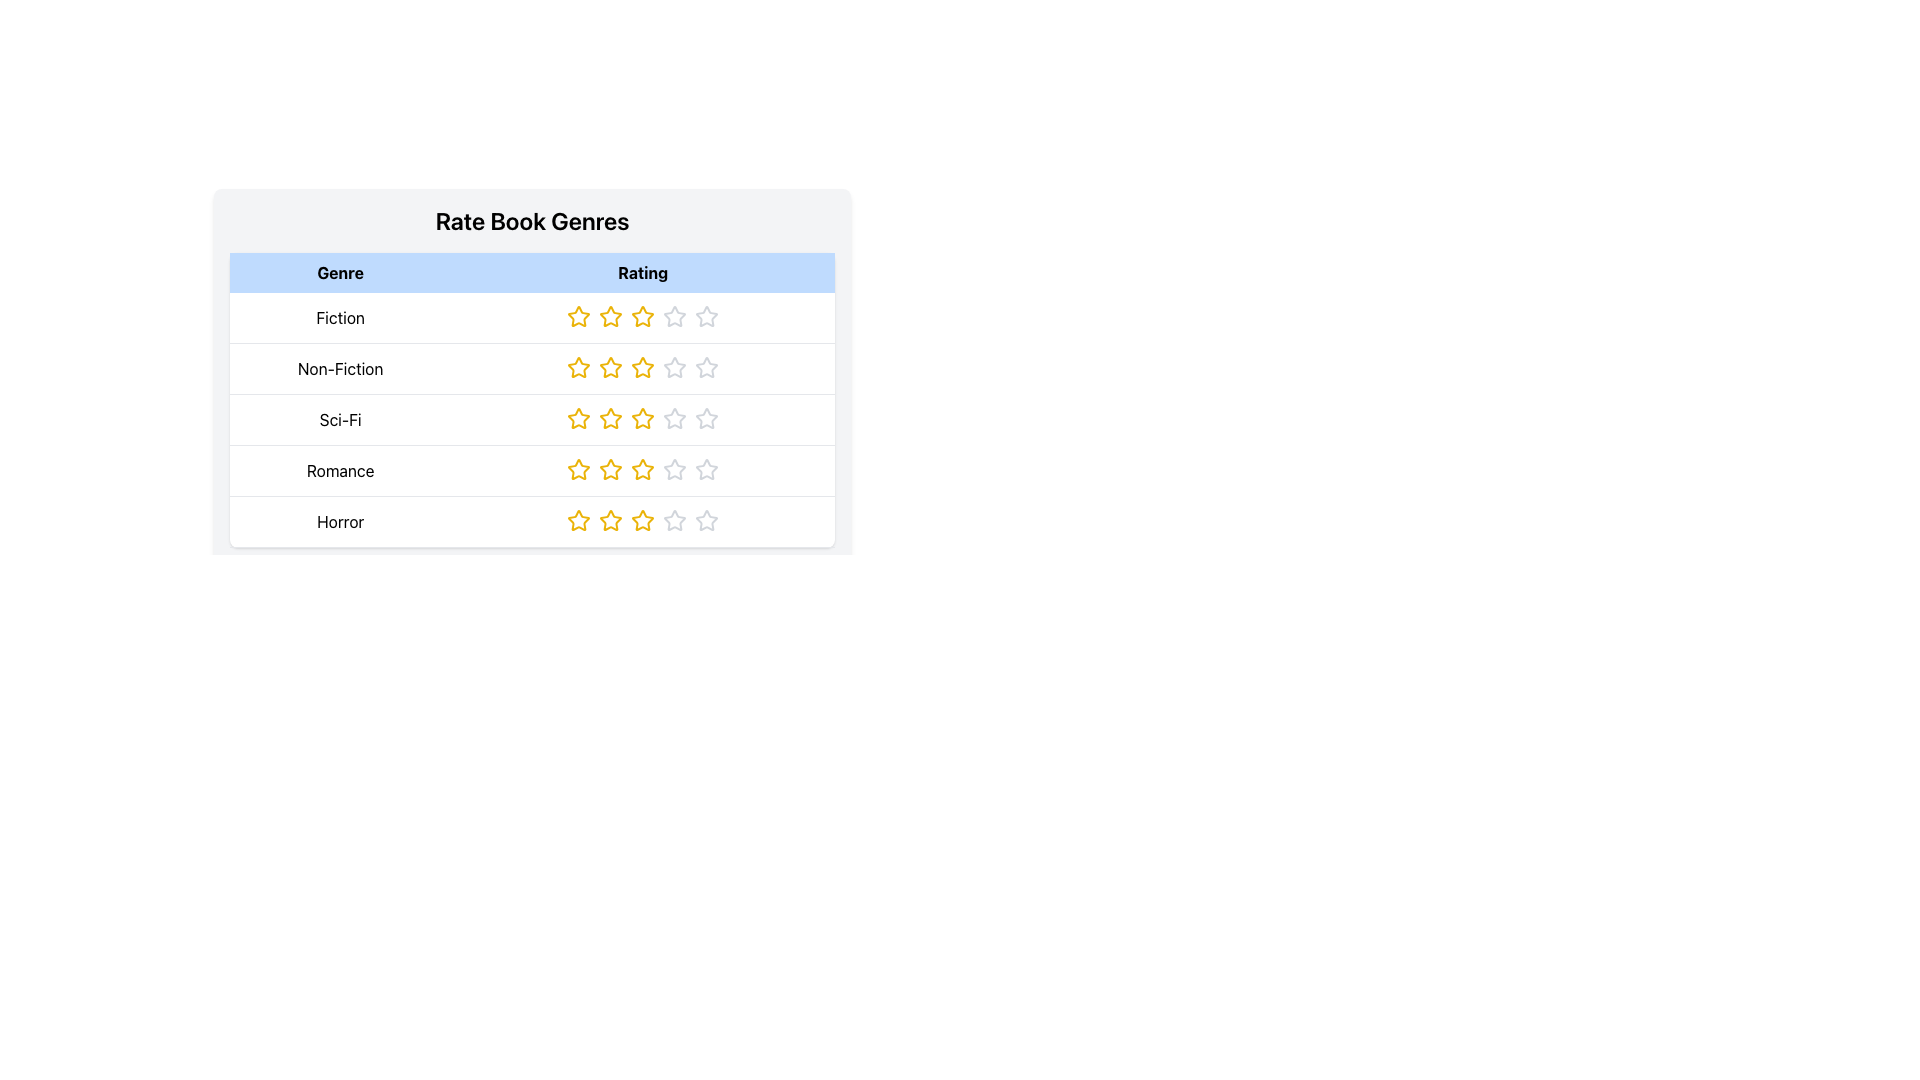 Image resolution: width=1920 pixels, height=1080 pixels. I want to click on the third rating star in the 'Rate Book Genres' section for 'Non-Fiction', so click(643, 367).